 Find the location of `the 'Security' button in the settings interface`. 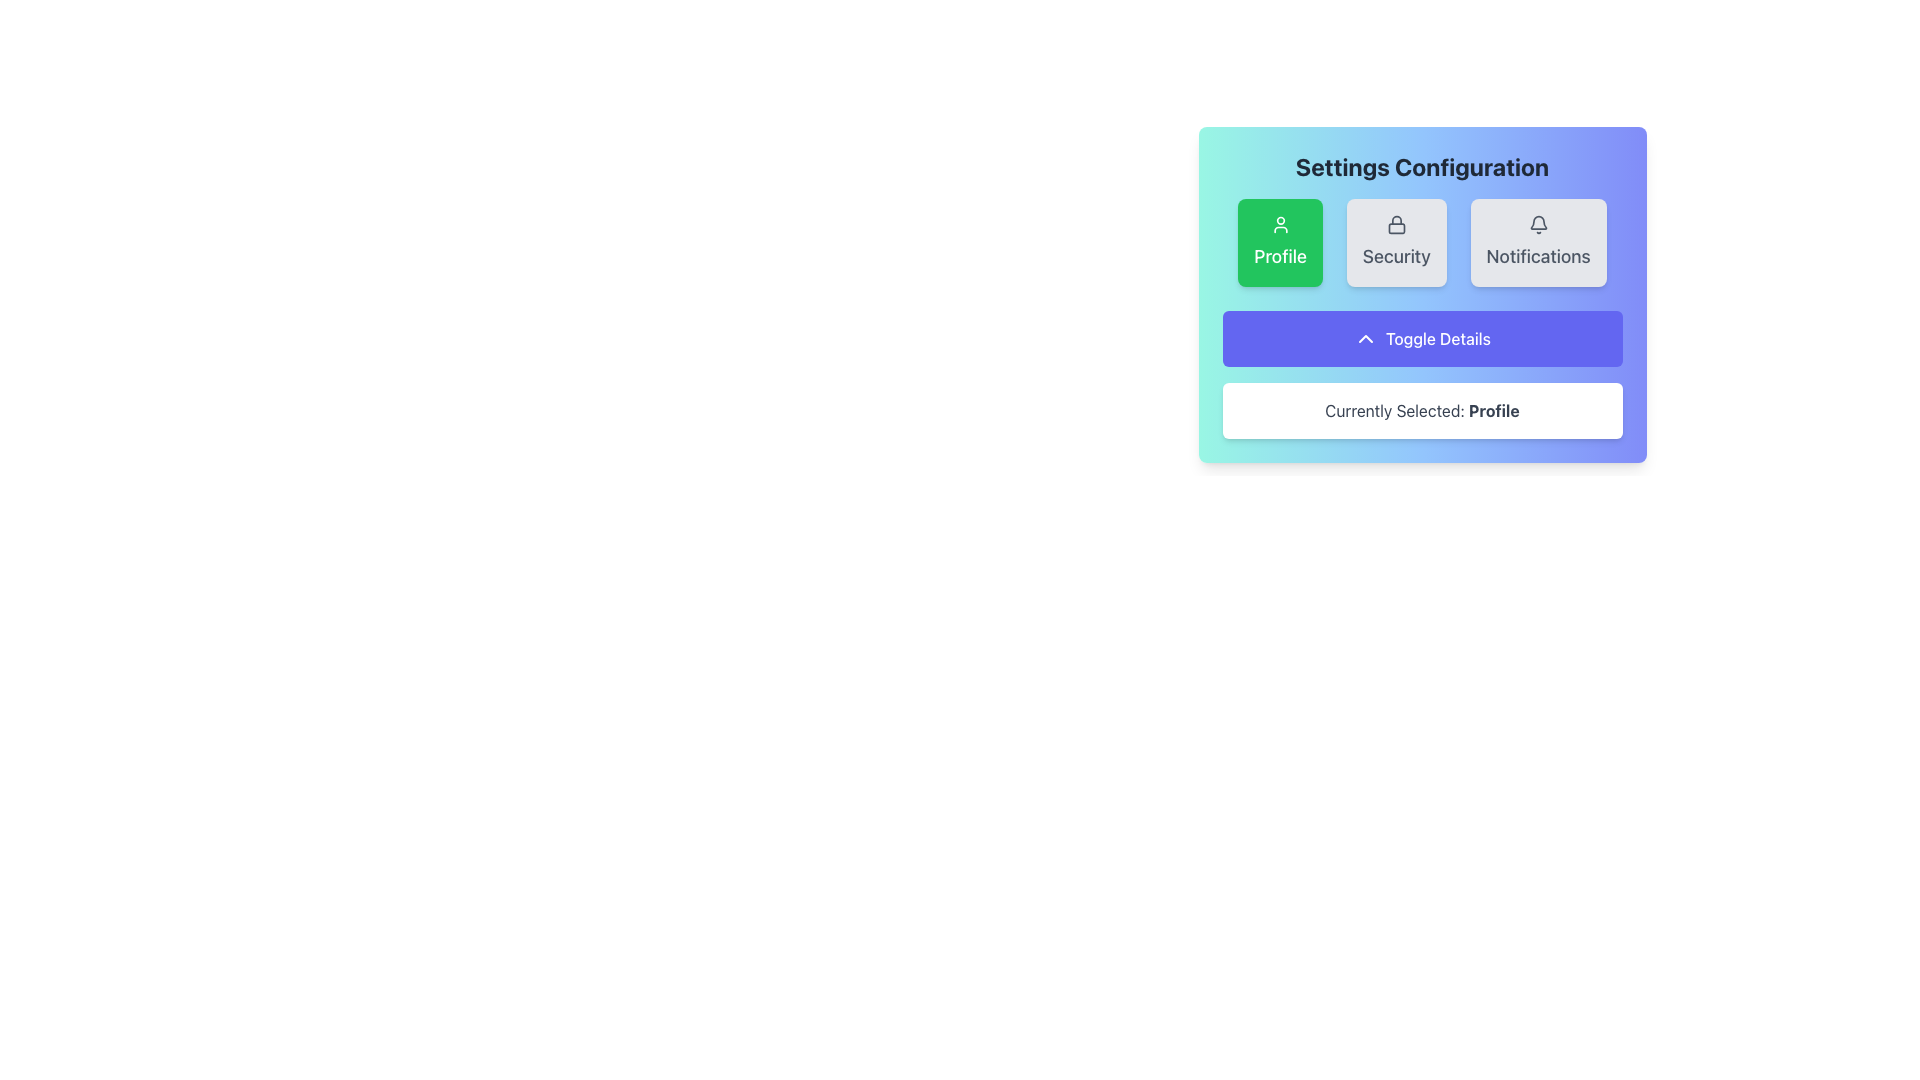

the 'Security' button in the settings interface is located at coordinates (1395, 242).